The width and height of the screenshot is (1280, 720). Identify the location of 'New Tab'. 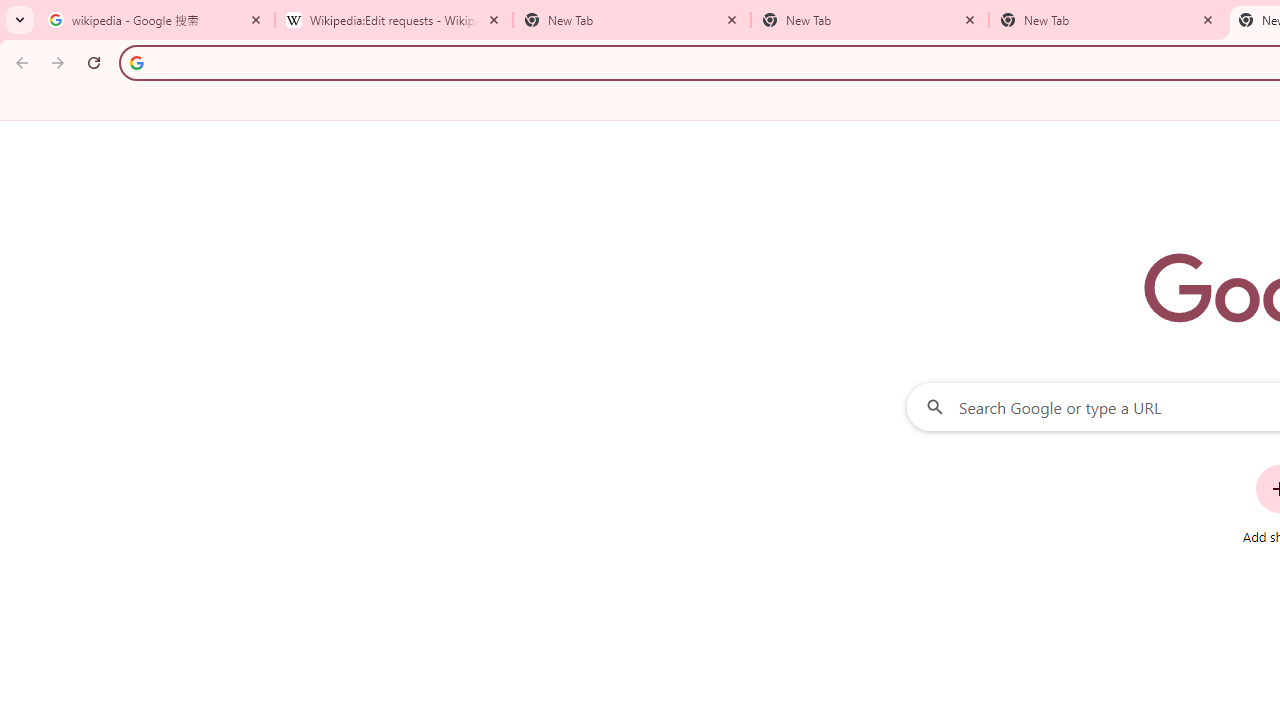
(1107, 20).